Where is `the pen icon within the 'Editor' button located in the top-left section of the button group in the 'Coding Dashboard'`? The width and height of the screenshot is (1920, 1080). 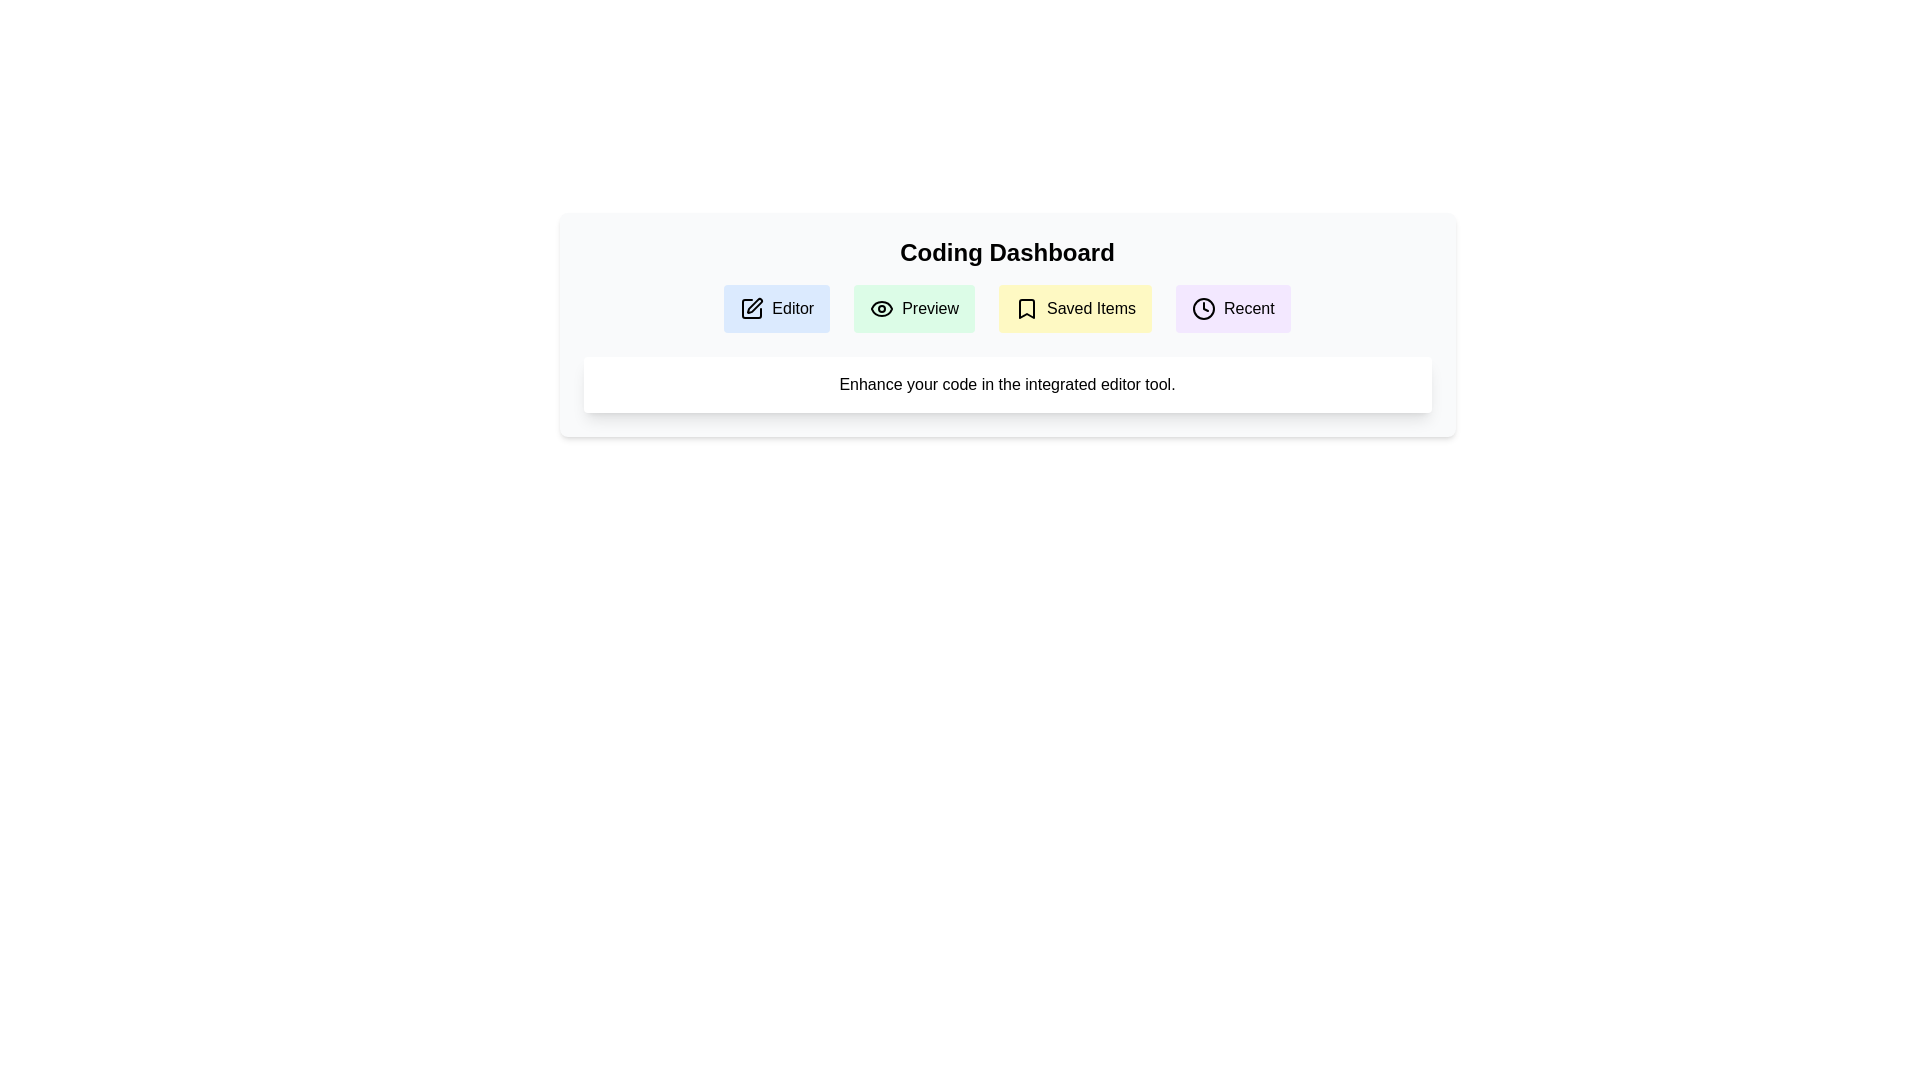
the pen icon within the 'Editor' button located in the top-left section of the button group in the 'Coding Dashboard' is located at coordinates (751, 308).